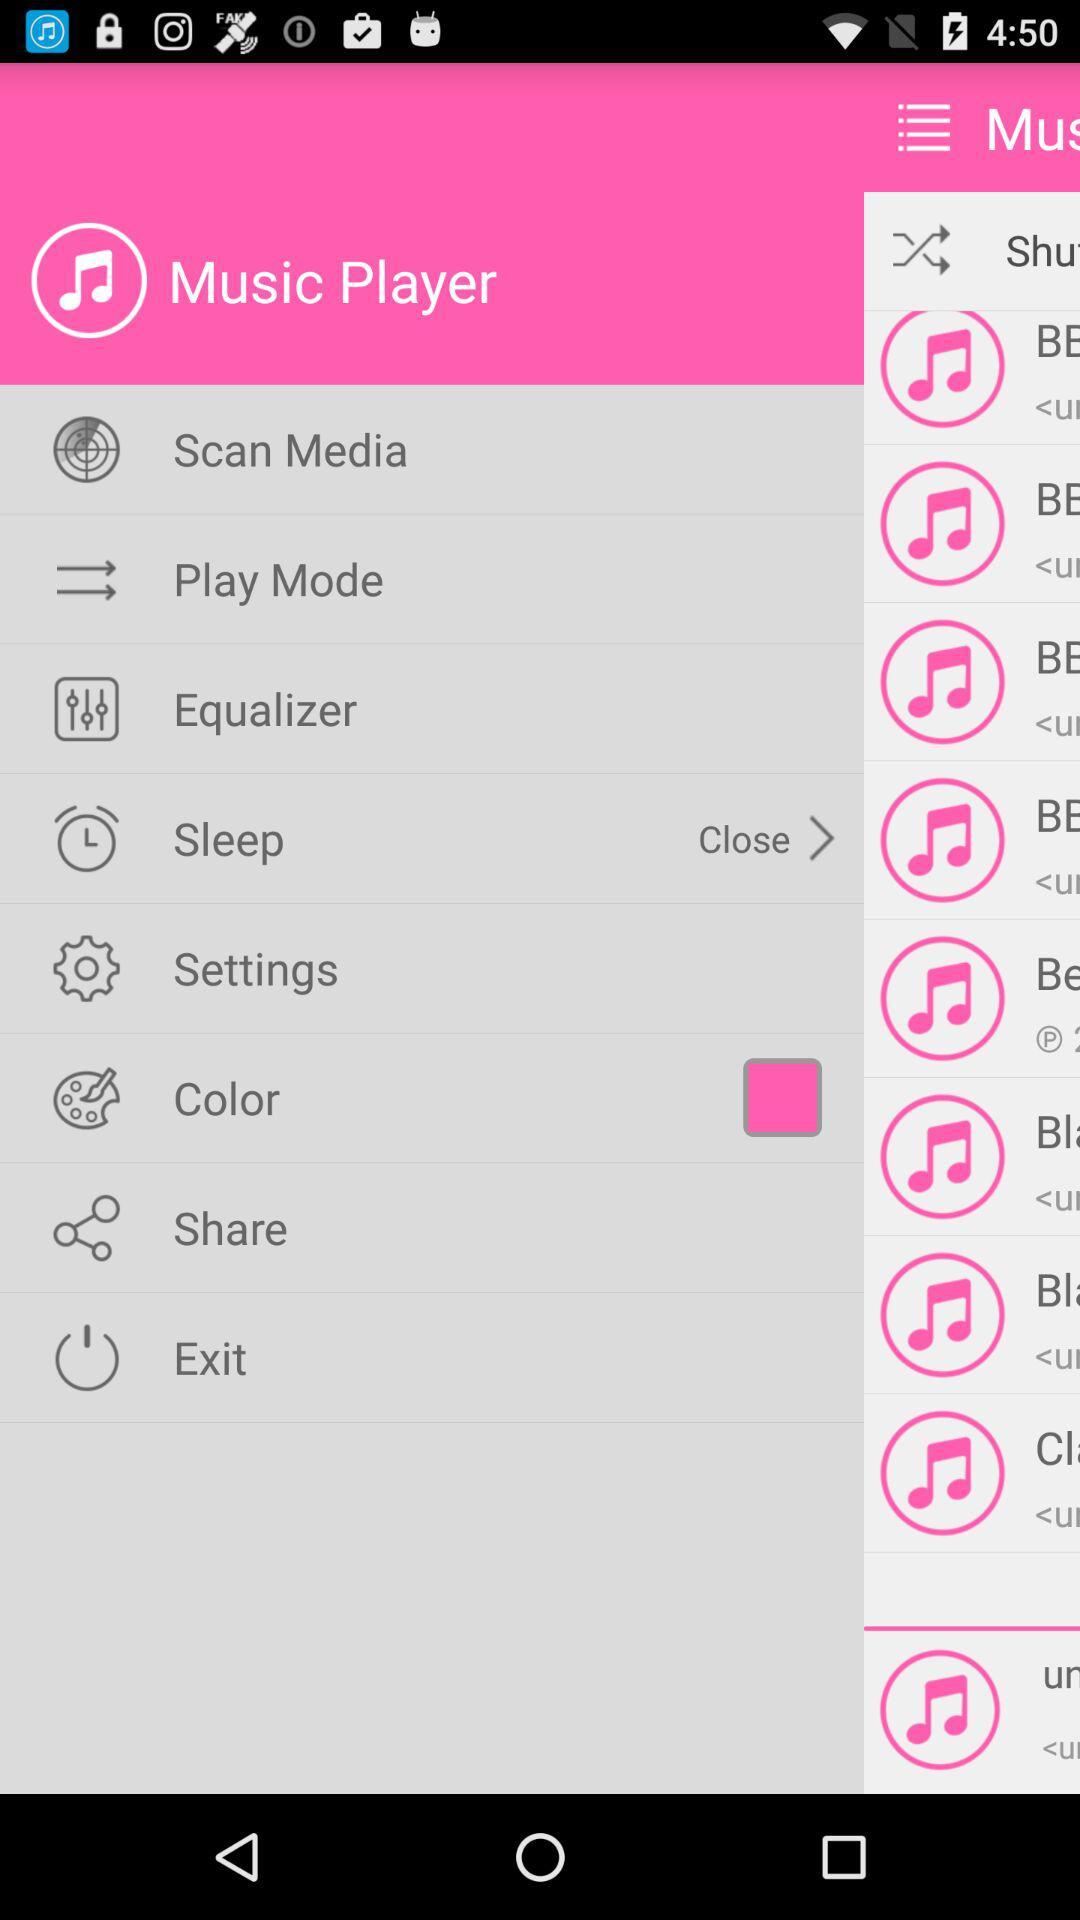  I want to click on the item to the left of music item, so click(924, 126).